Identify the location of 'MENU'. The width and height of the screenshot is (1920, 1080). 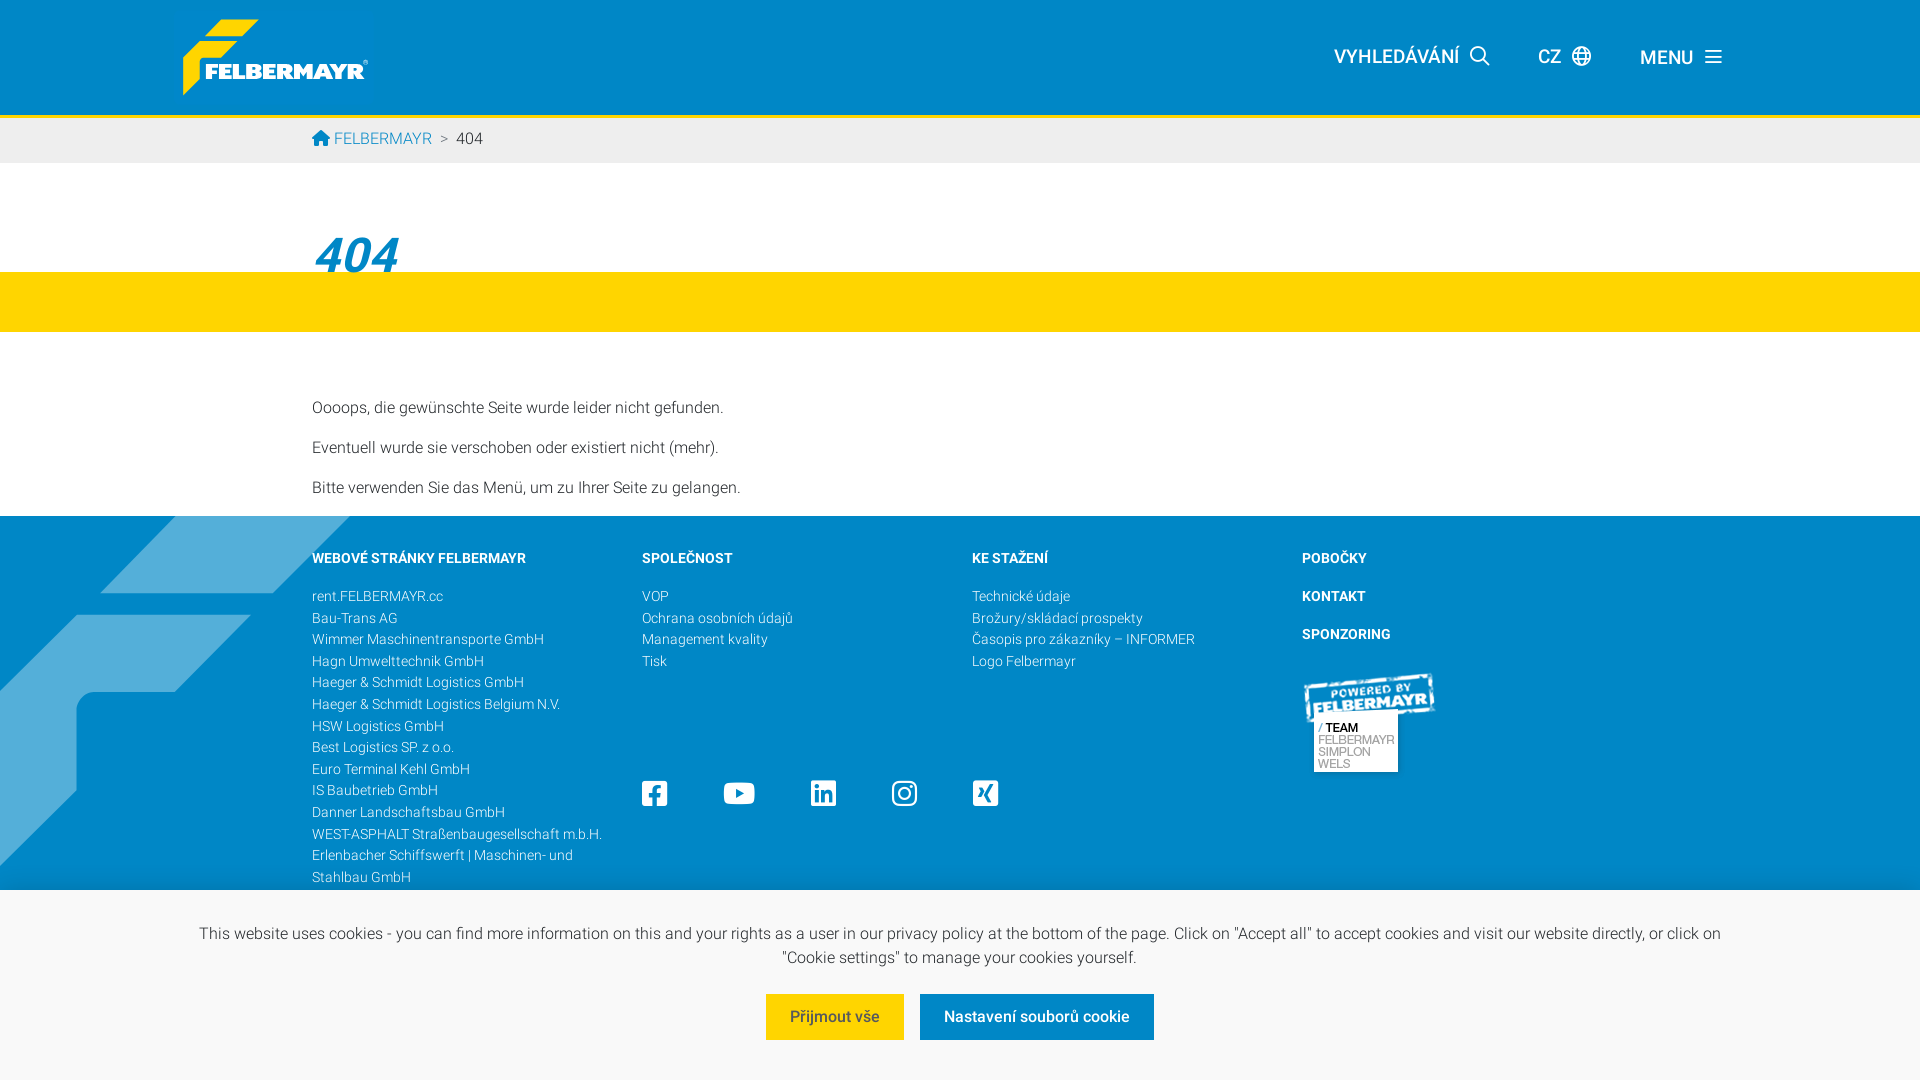
(1680, 56).